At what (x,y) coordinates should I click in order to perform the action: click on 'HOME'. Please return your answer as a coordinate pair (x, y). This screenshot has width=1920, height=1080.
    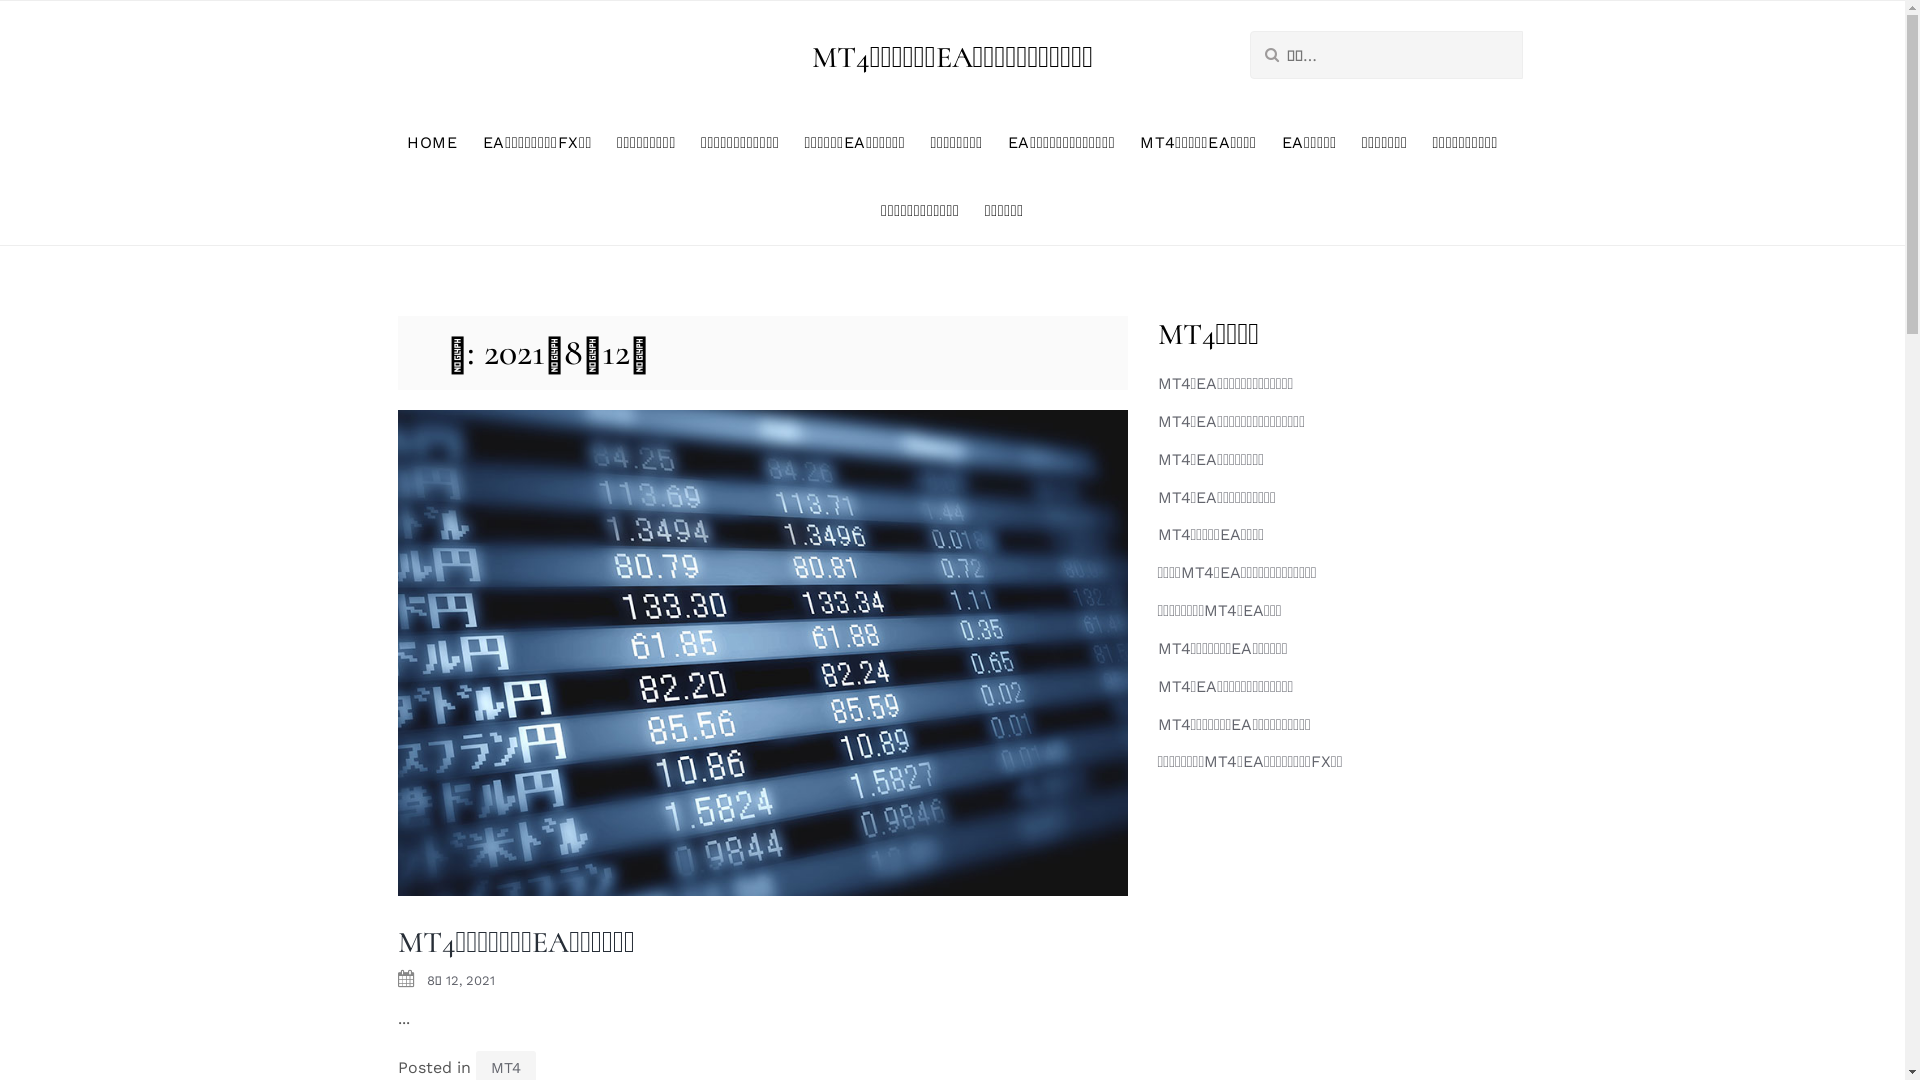
    Looking at the image, I should click on (431, 141).